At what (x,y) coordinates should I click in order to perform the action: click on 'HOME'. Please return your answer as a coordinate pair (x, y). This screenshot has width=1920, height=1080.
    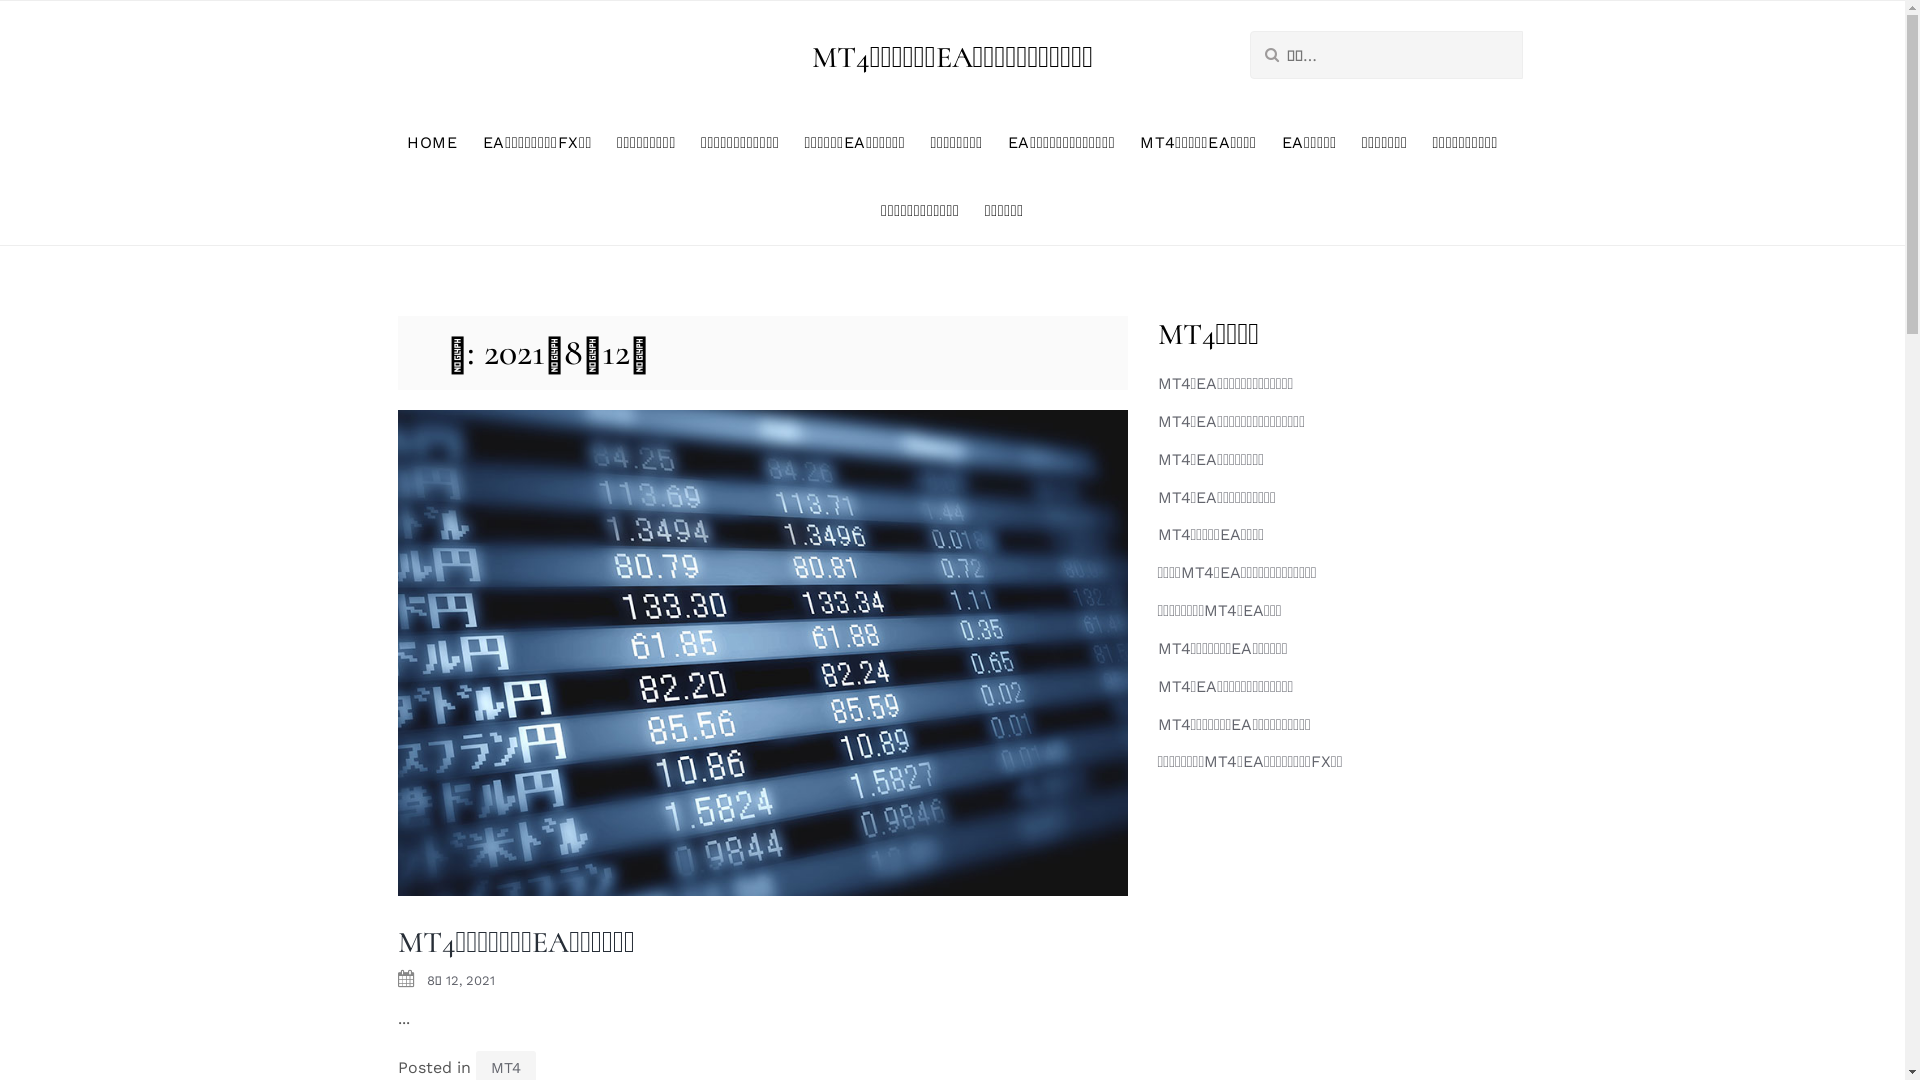
    Looking at the image, I should click on (431, 141).